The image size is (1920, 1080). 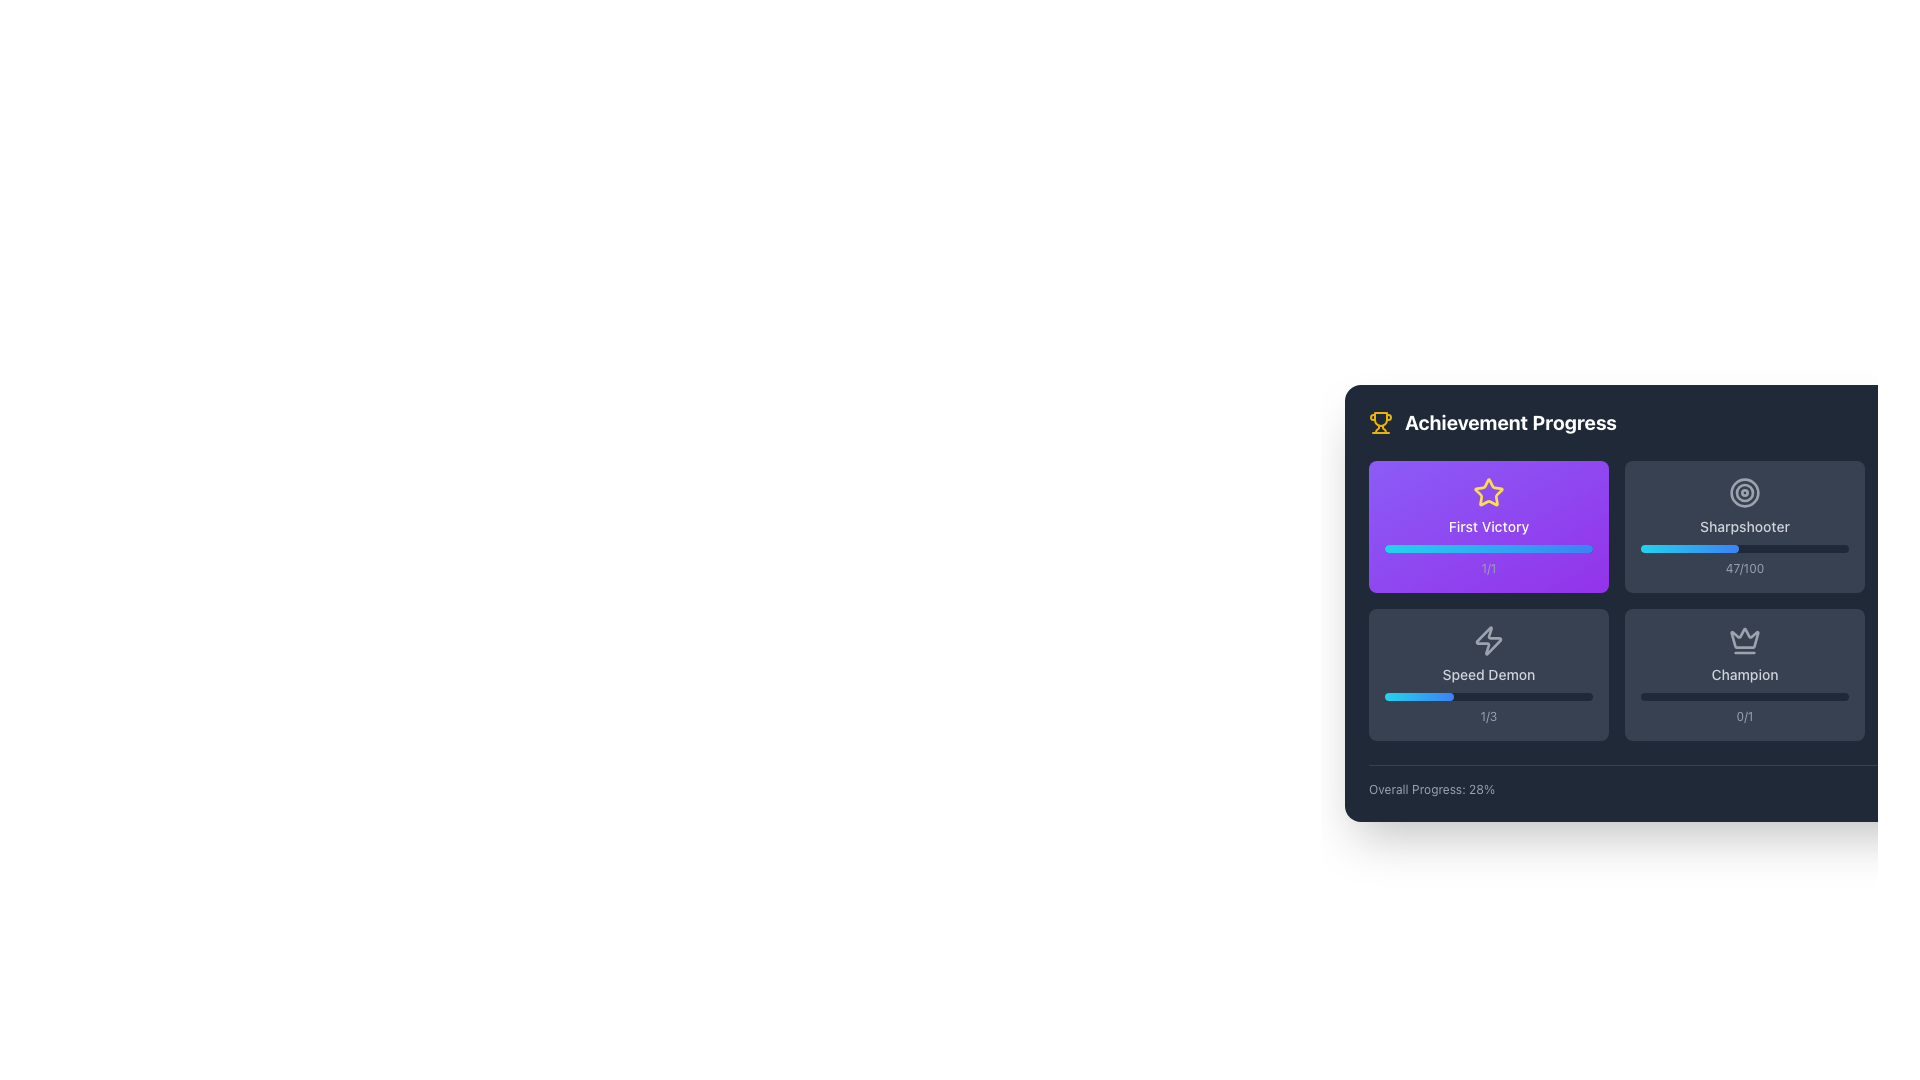 I want to click on the decorative icon representing the 'Sharpshooter' achievement located at the top-center of the 'Sharpshooter' card in the 'Achievement Progress' section, so click(x=1744, y=493).